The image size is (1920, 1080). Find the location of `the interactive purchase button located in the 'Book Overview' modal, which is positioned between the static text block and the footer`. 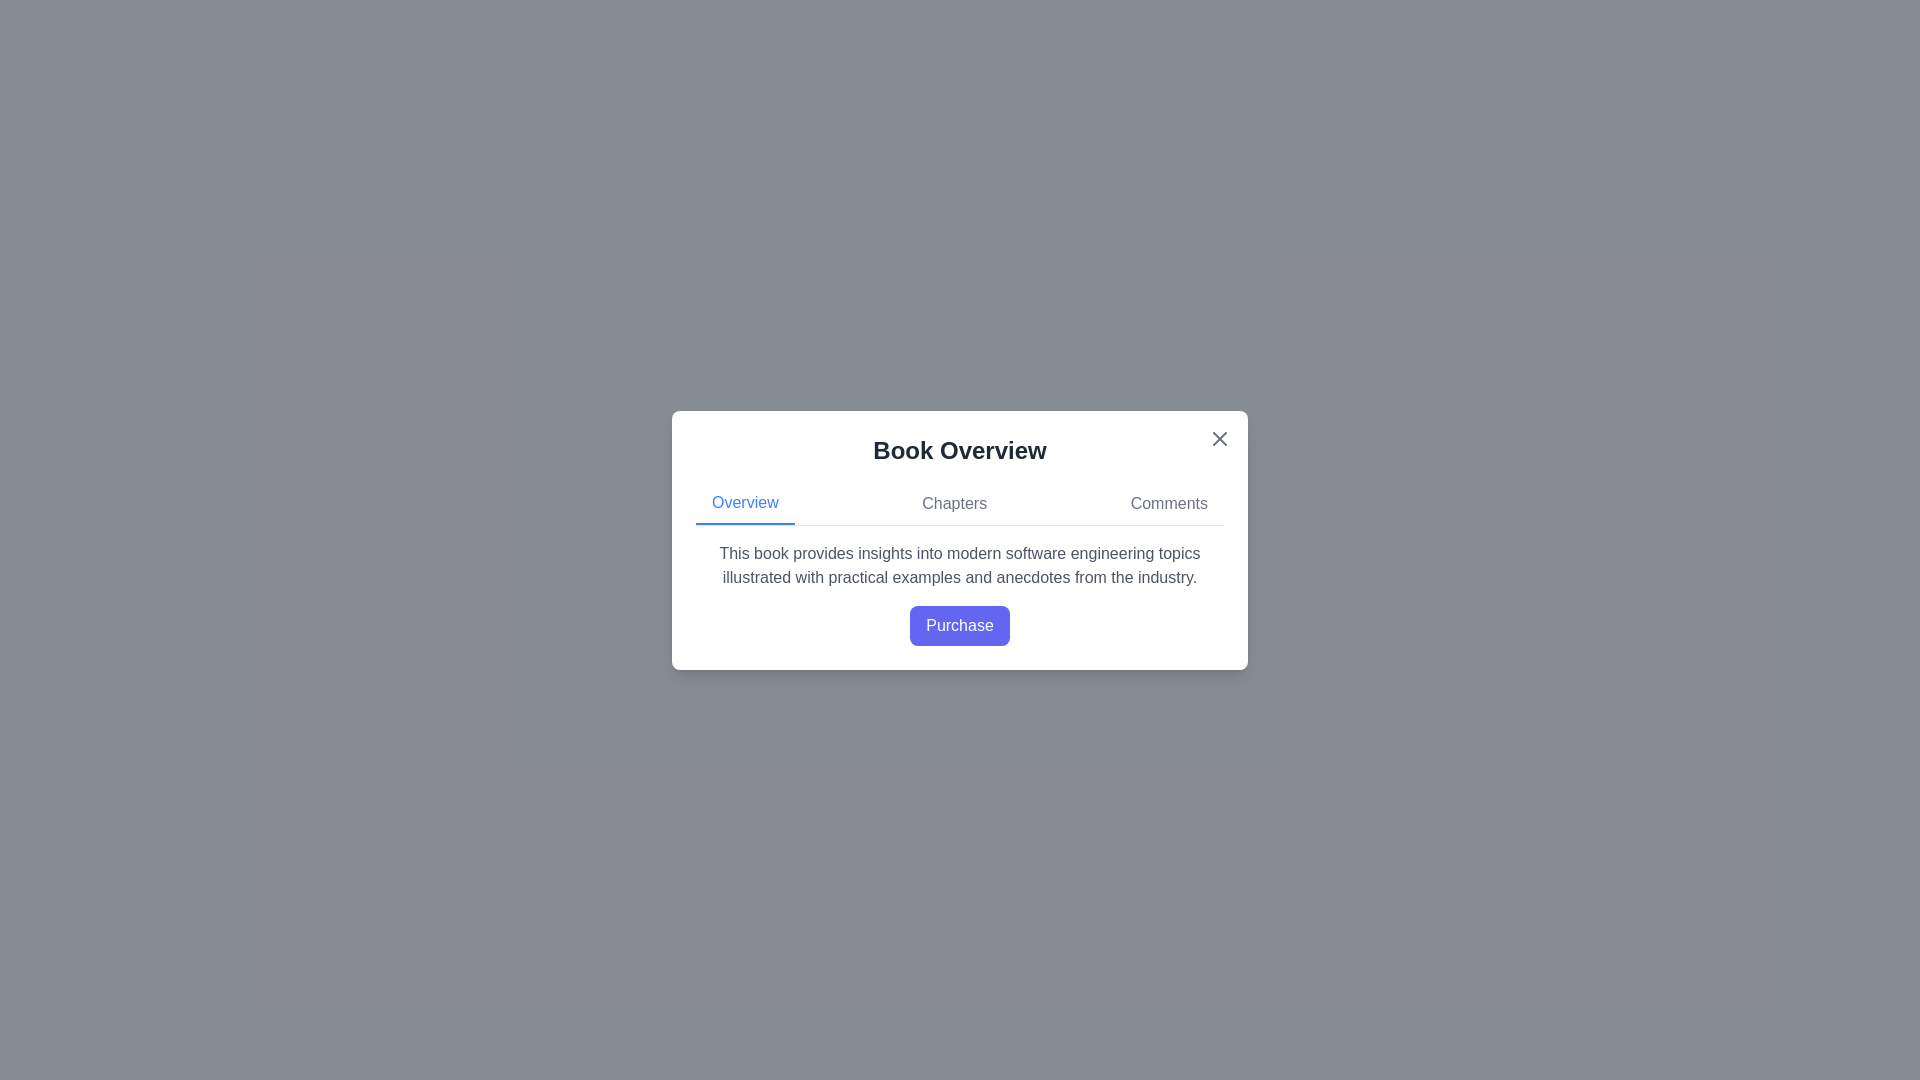

the interactive purchase button located in the 'Book Overview' modal, which is positioned between the static text block and the footer is located at coordinates (960, 592).